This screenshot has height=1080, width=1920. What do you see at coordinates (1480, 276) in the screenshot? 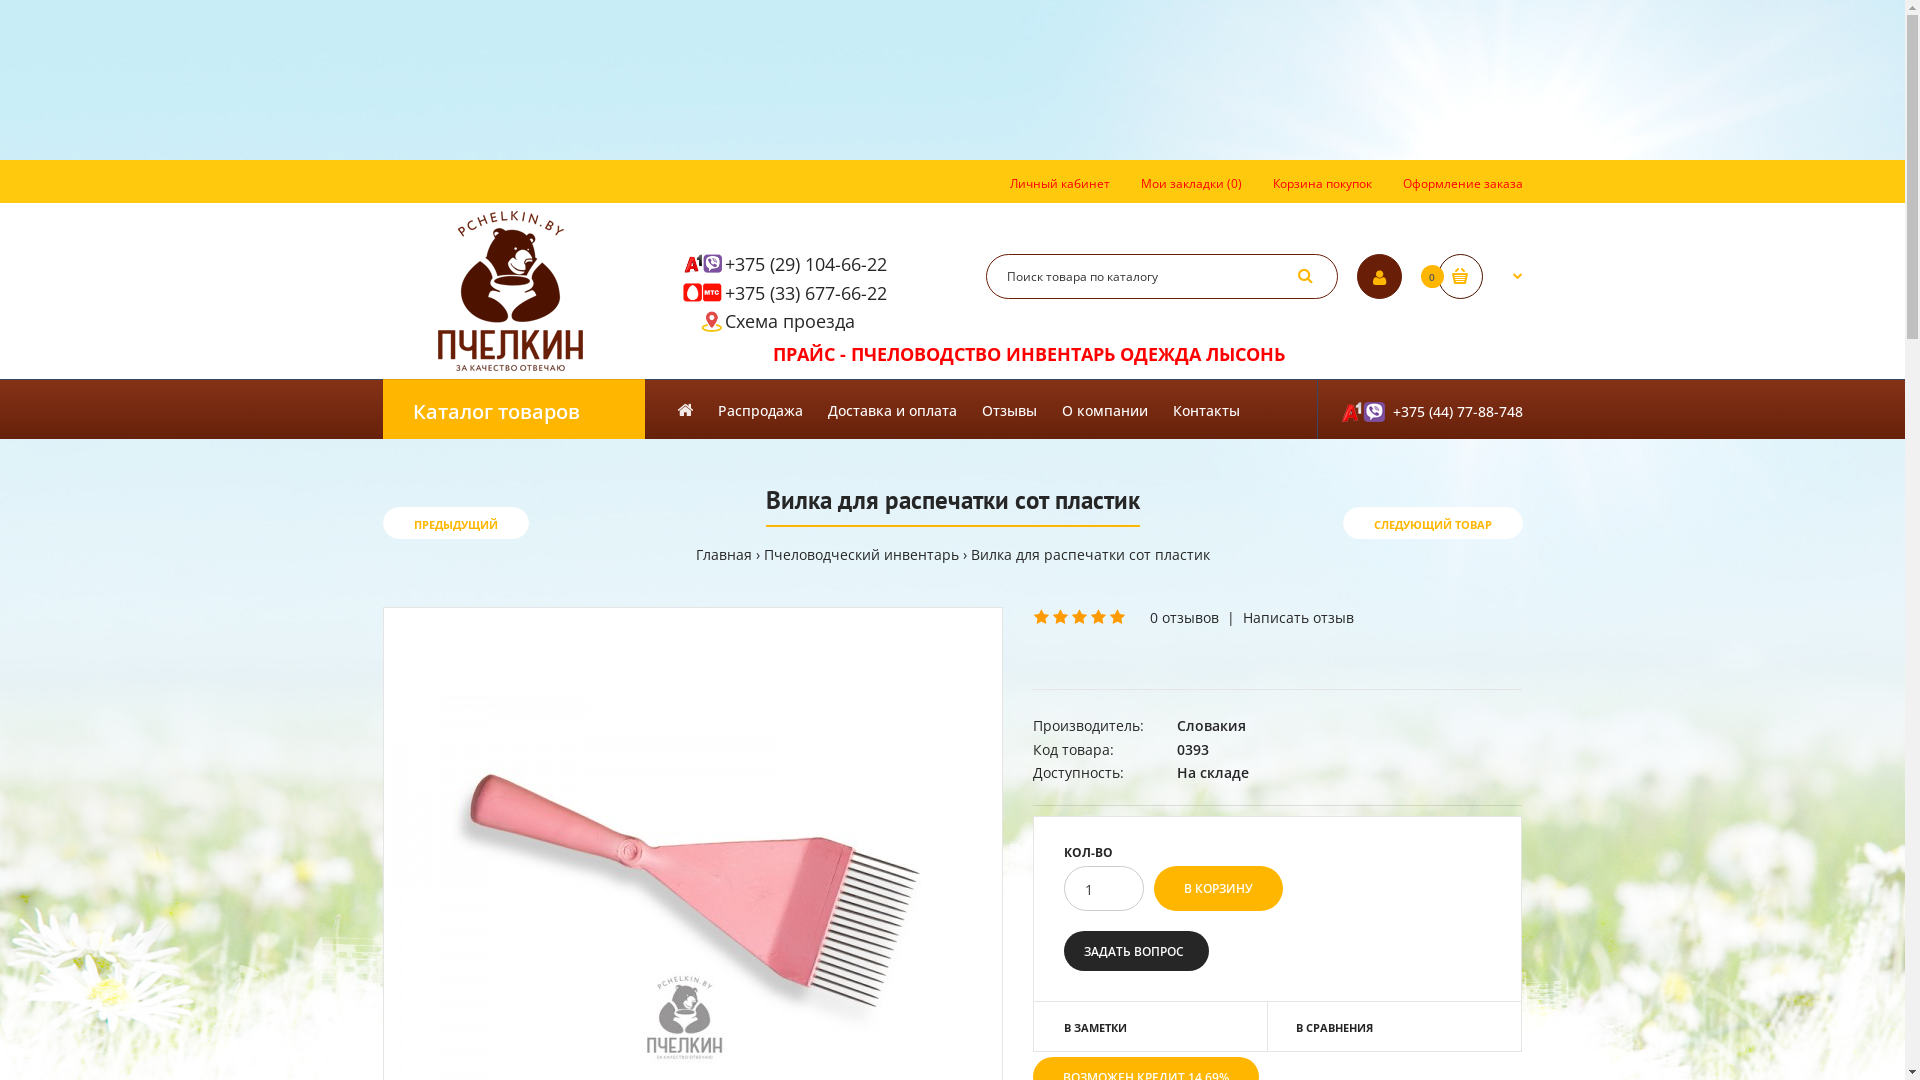
I see `'0'` at bounding box center [1480, 276].